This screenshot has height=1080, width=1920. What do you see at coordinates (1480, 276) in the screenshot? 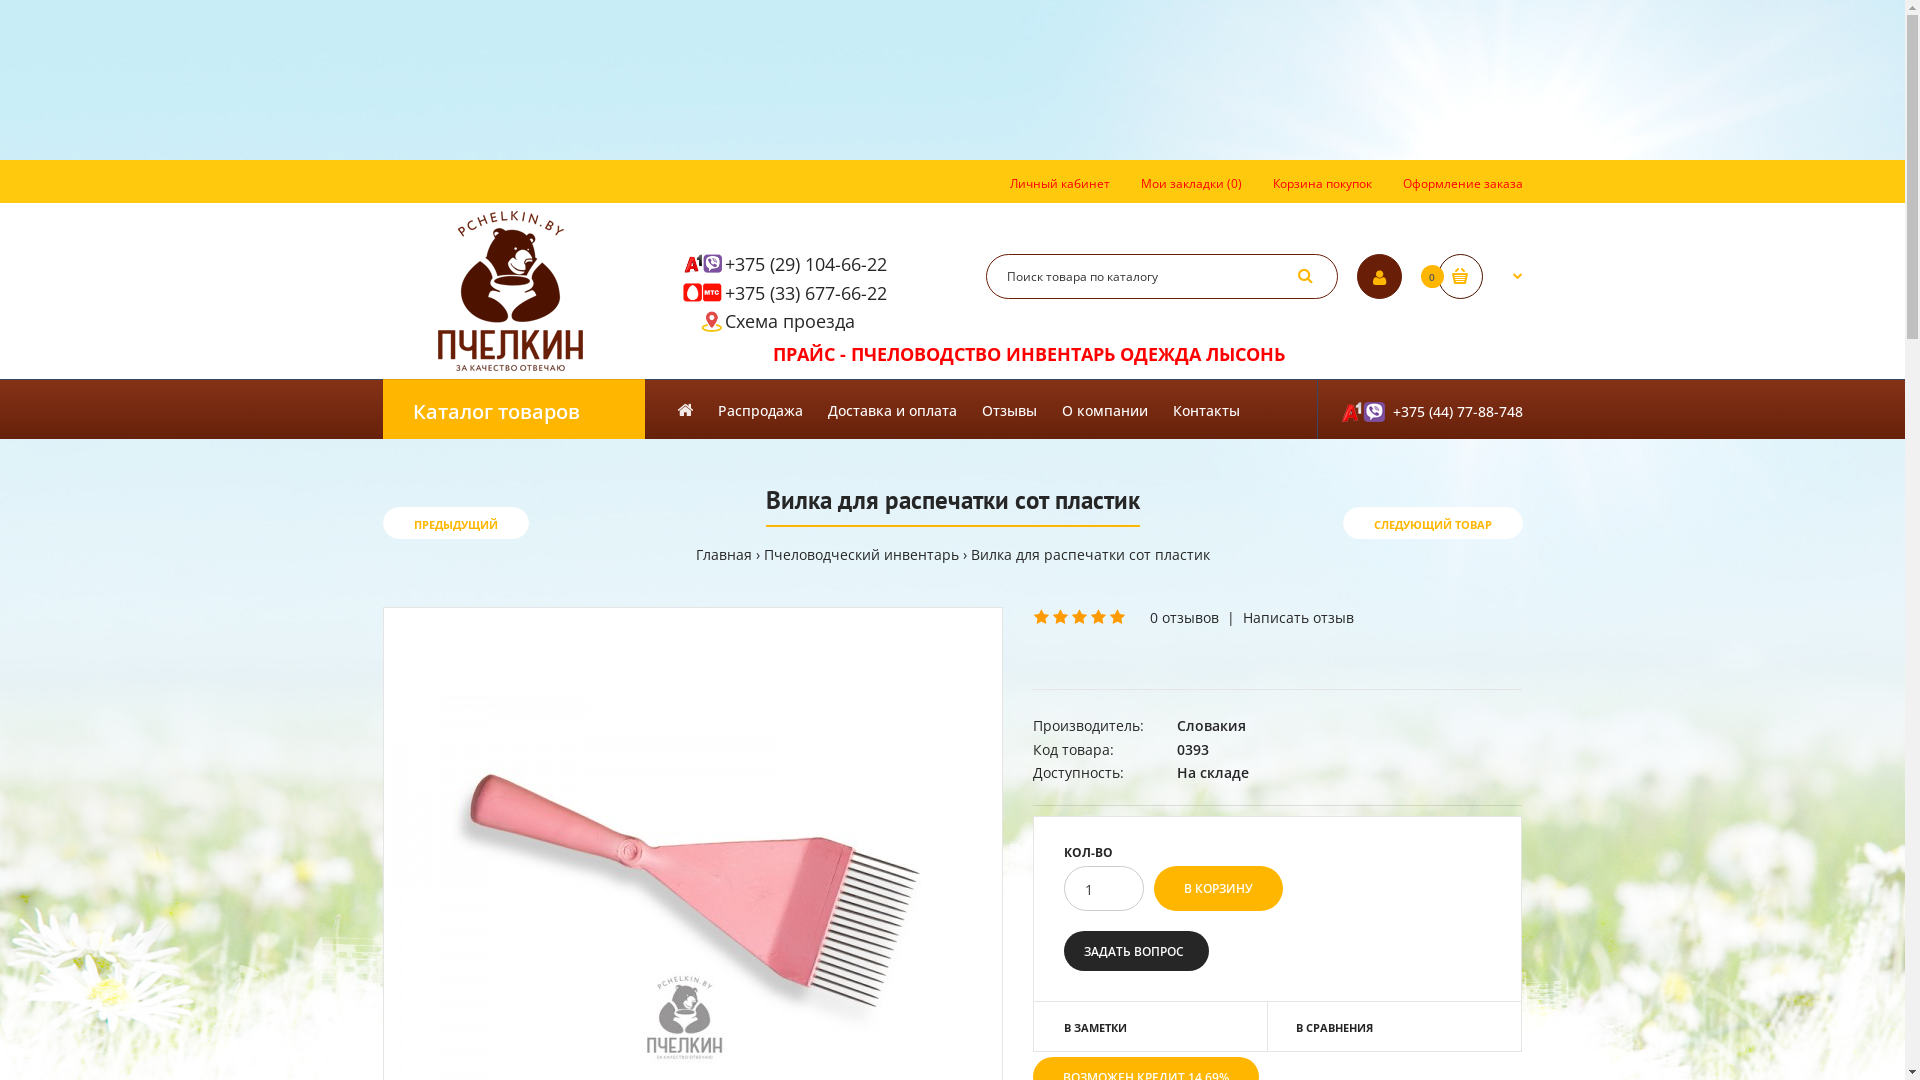
I see `'0'` at bounding box center [1480, 276].